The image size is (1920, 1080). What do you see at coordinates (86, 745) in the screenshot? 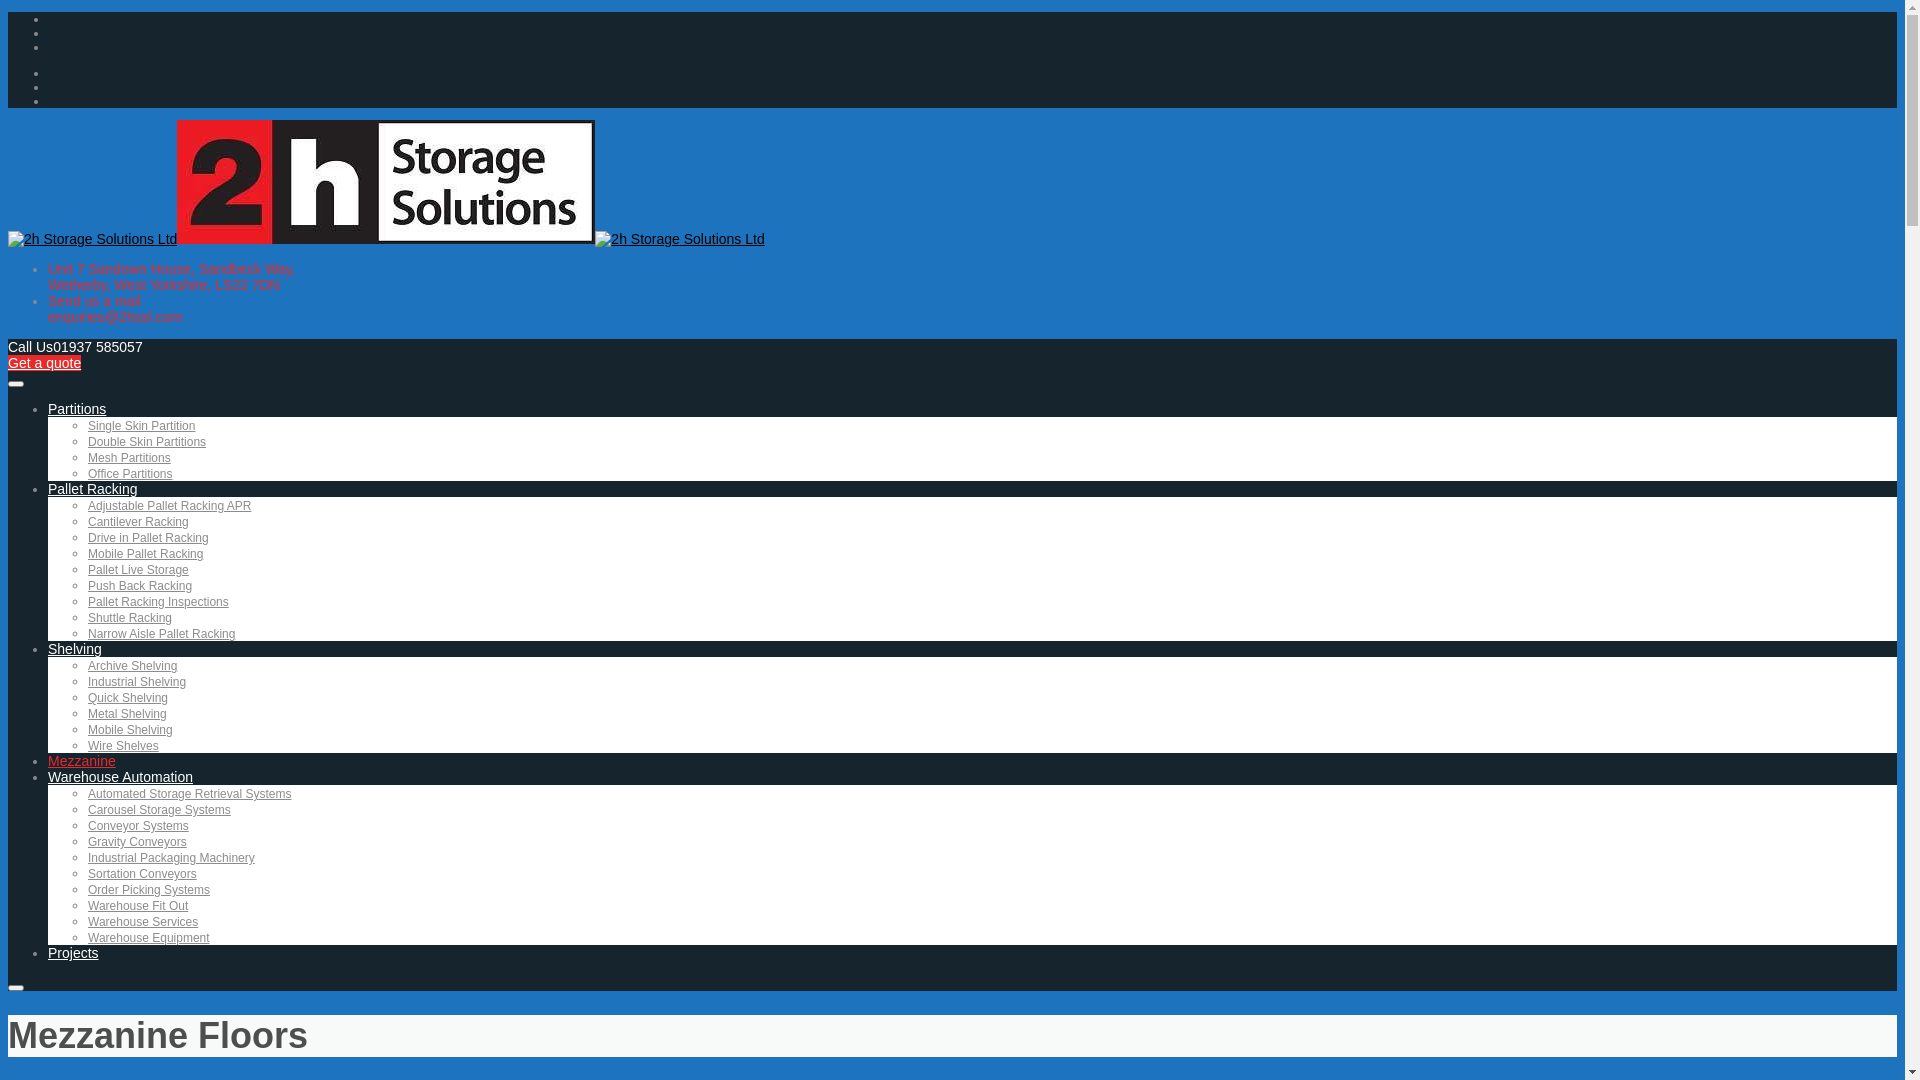
I see `'Wire Shelves'` at bounding box center [86, 745].